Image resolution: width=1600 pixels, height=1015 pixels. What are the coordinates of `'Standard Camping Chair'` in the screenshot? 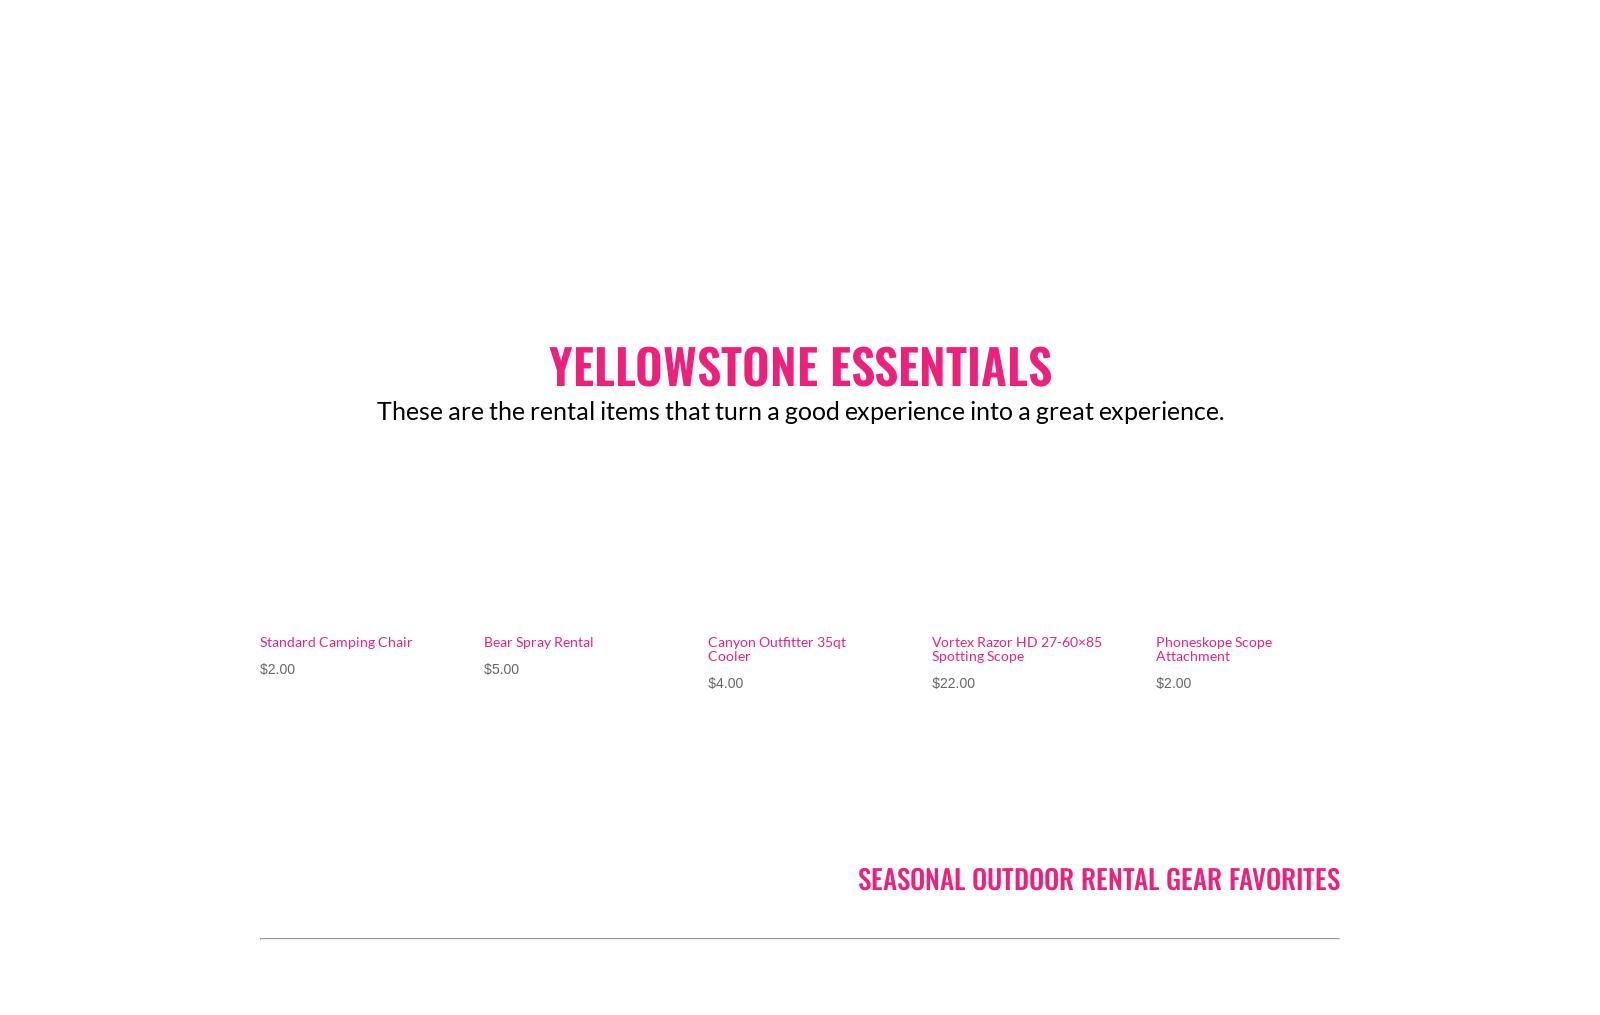 It's located at (336, 639).